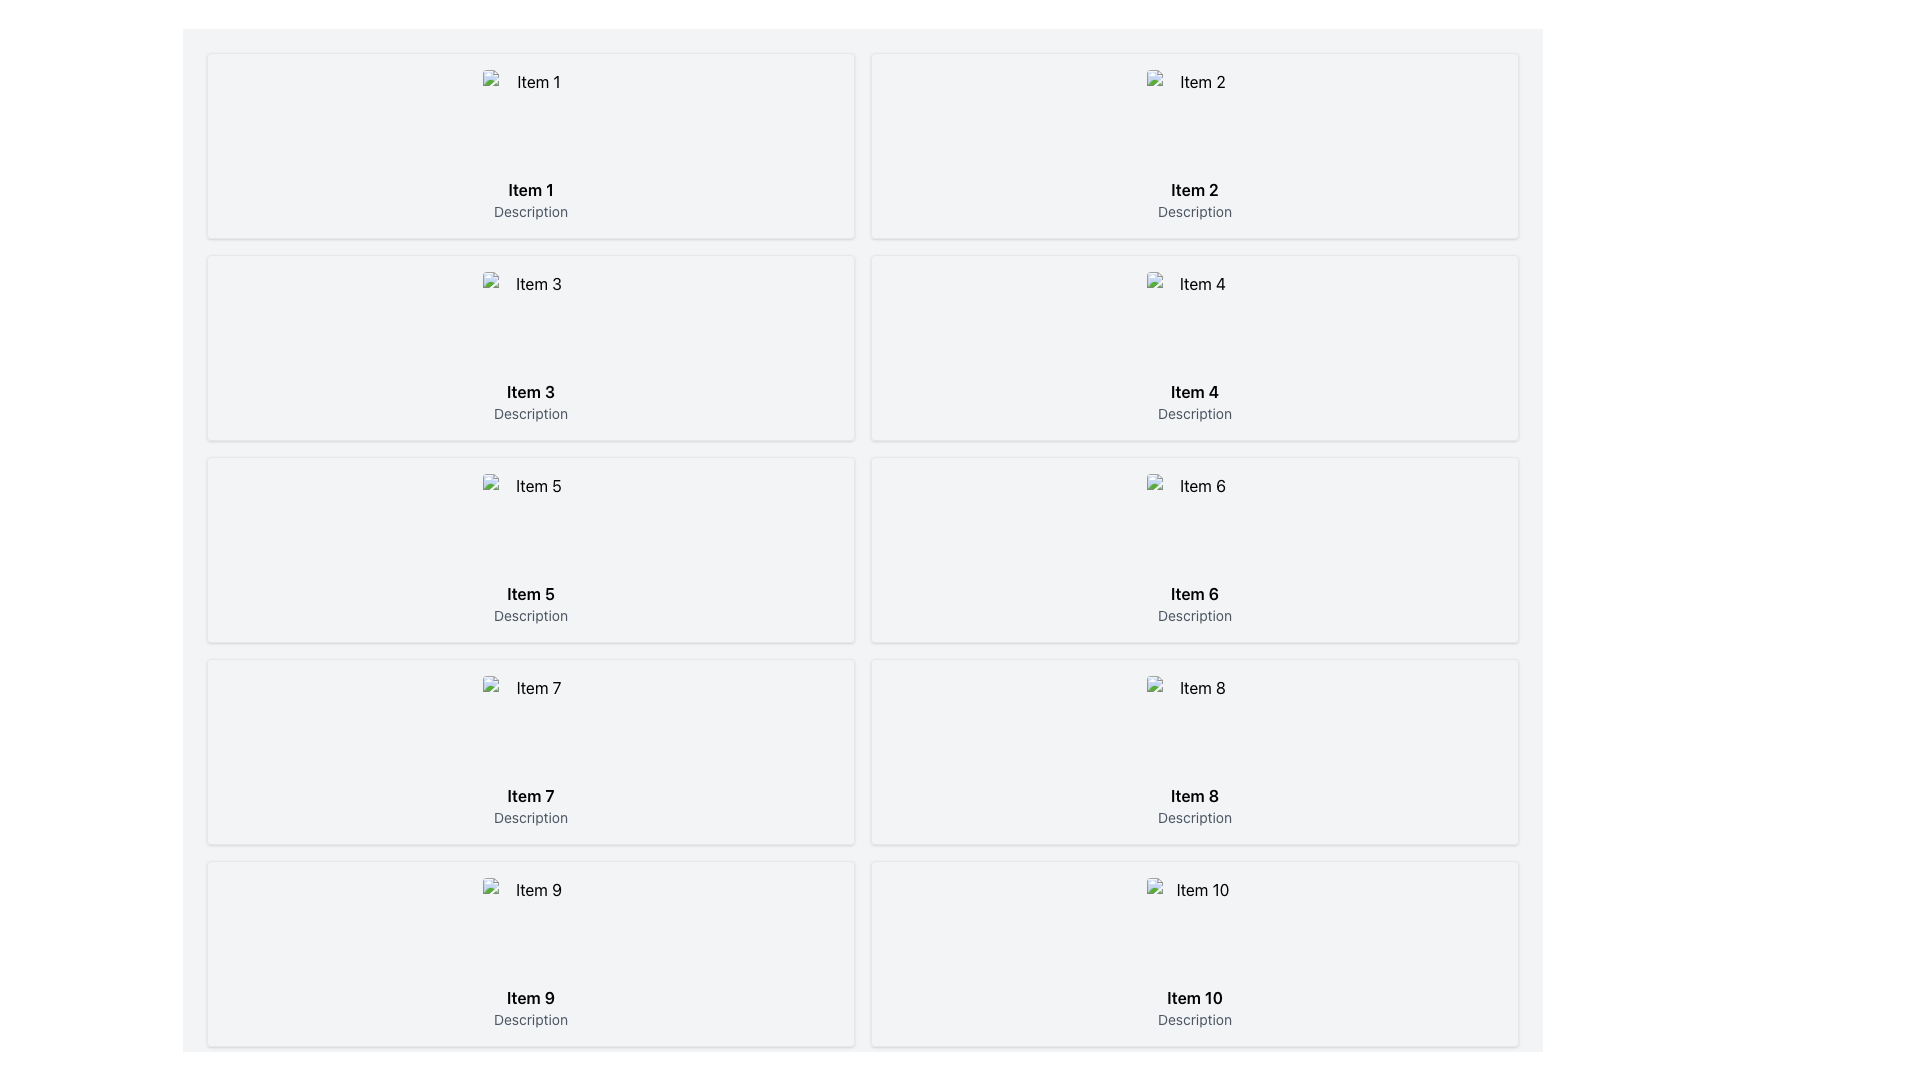 Image resolution: width=1920 pixels, height=1080 pixels. Describe the element at coordinates (531, 724) in the screenshot. I see `the image thumbnail for 'Item 7'` at that location.